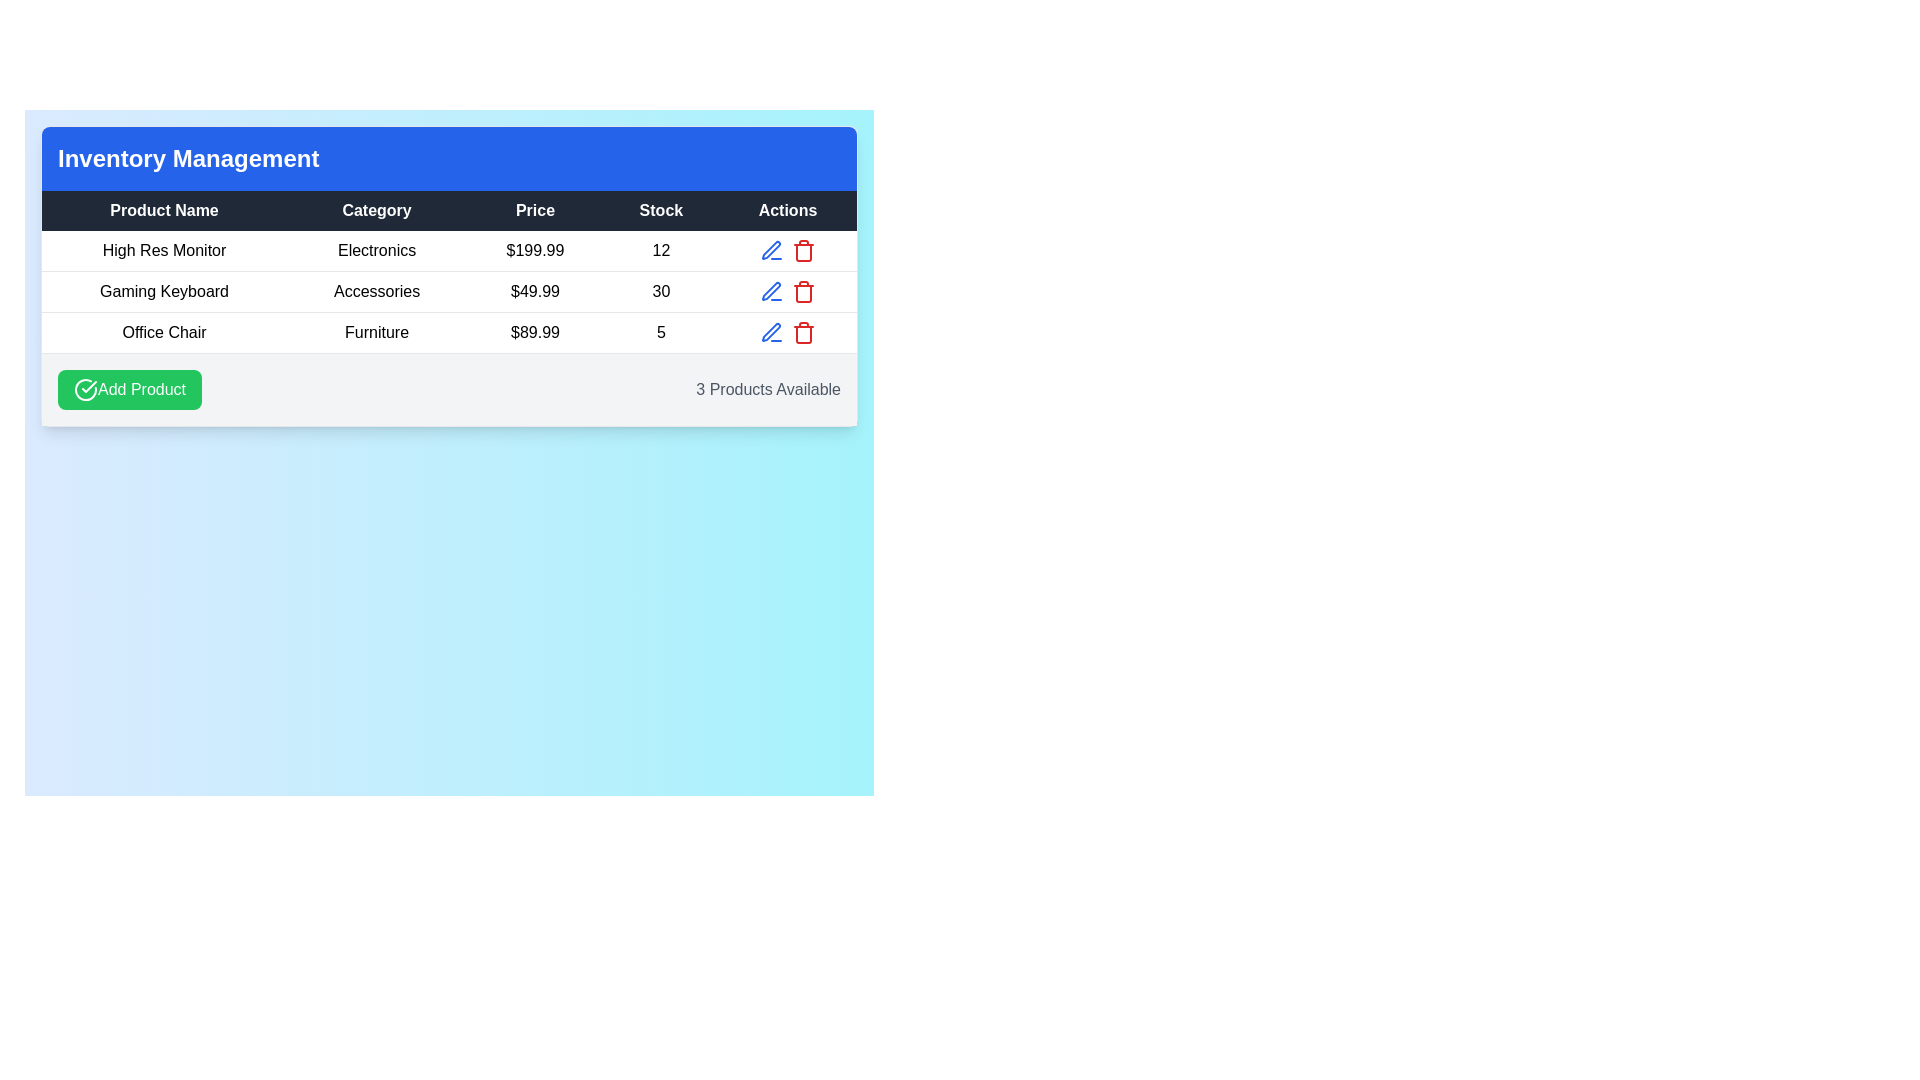 The width and height of the screenshot is (1920, 1080). Describe the element at coordinates (767, 389) in the screenshot. I see `the informational text label indicating the count of available products, positioned to the right of the 'Add Product' button` at that location.